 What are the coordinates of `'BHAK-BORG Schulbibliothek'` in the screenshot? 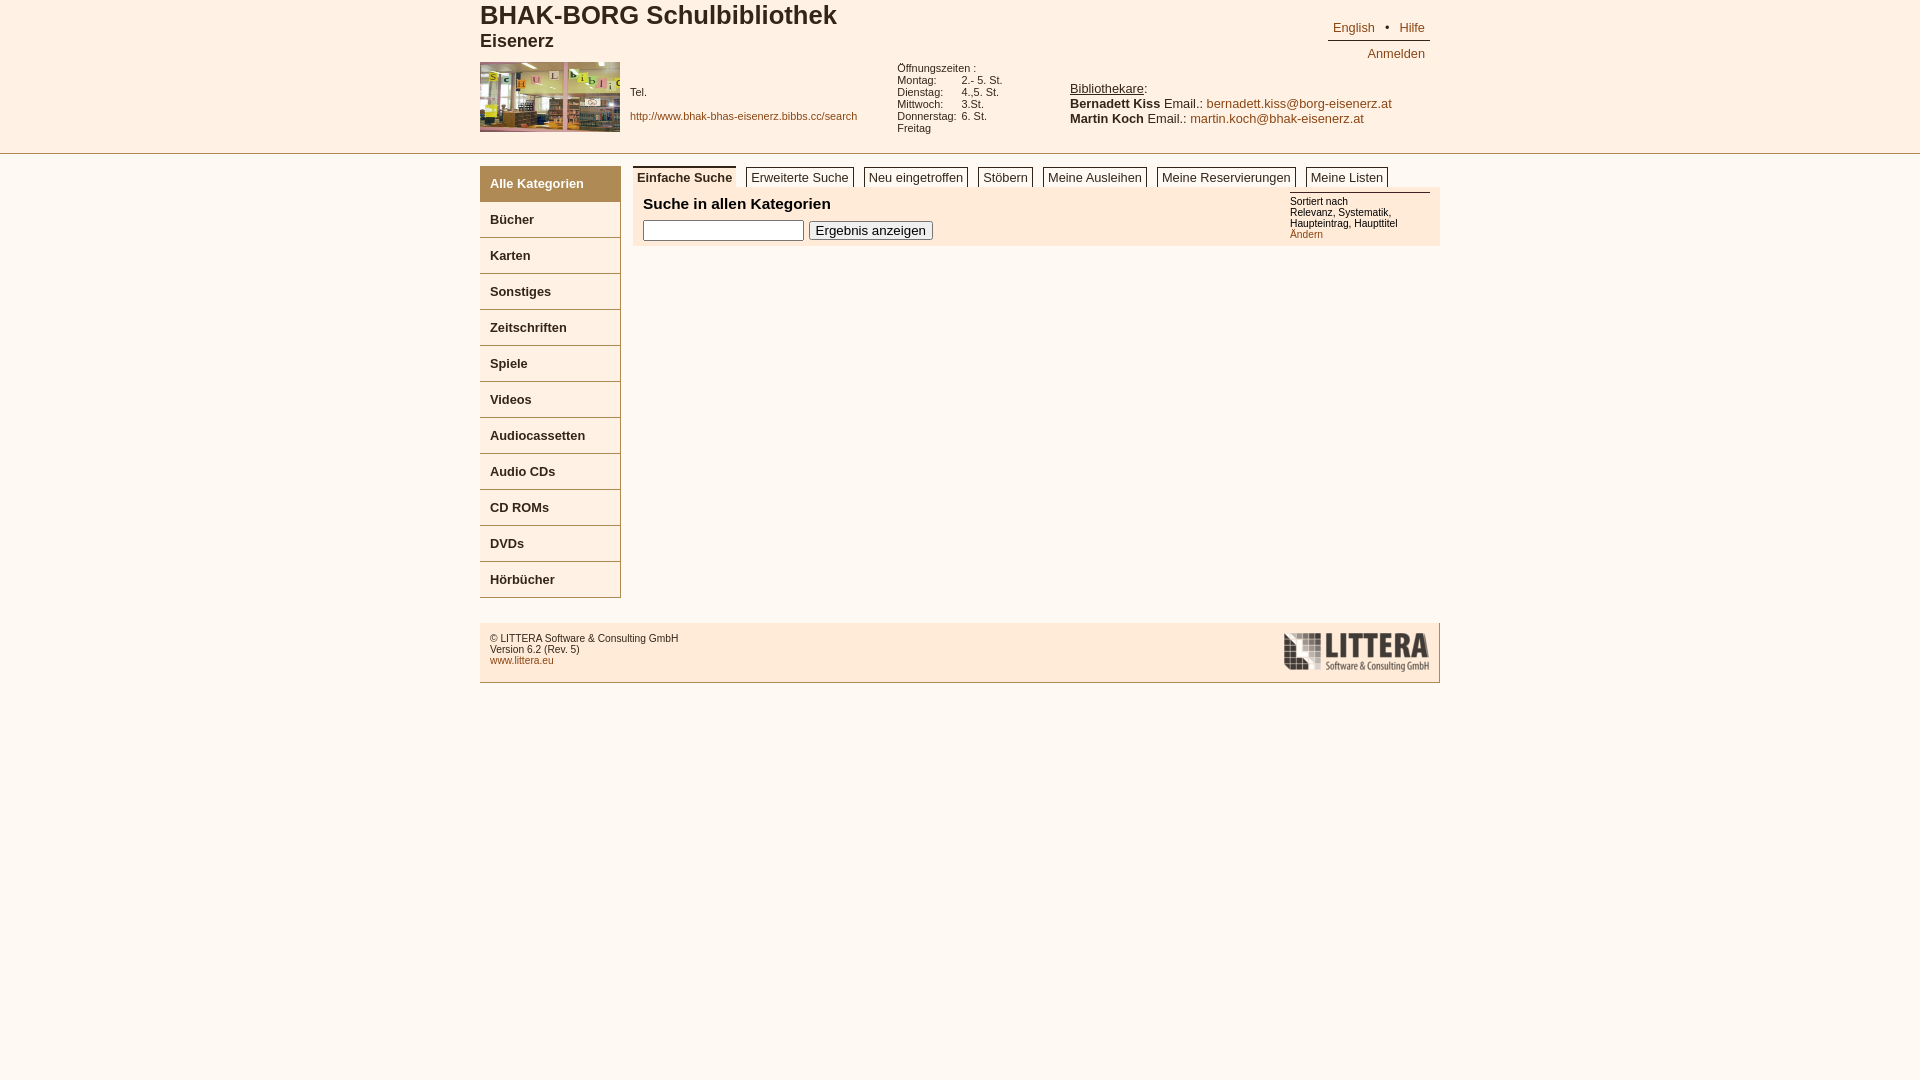 It's located at (658, 15).